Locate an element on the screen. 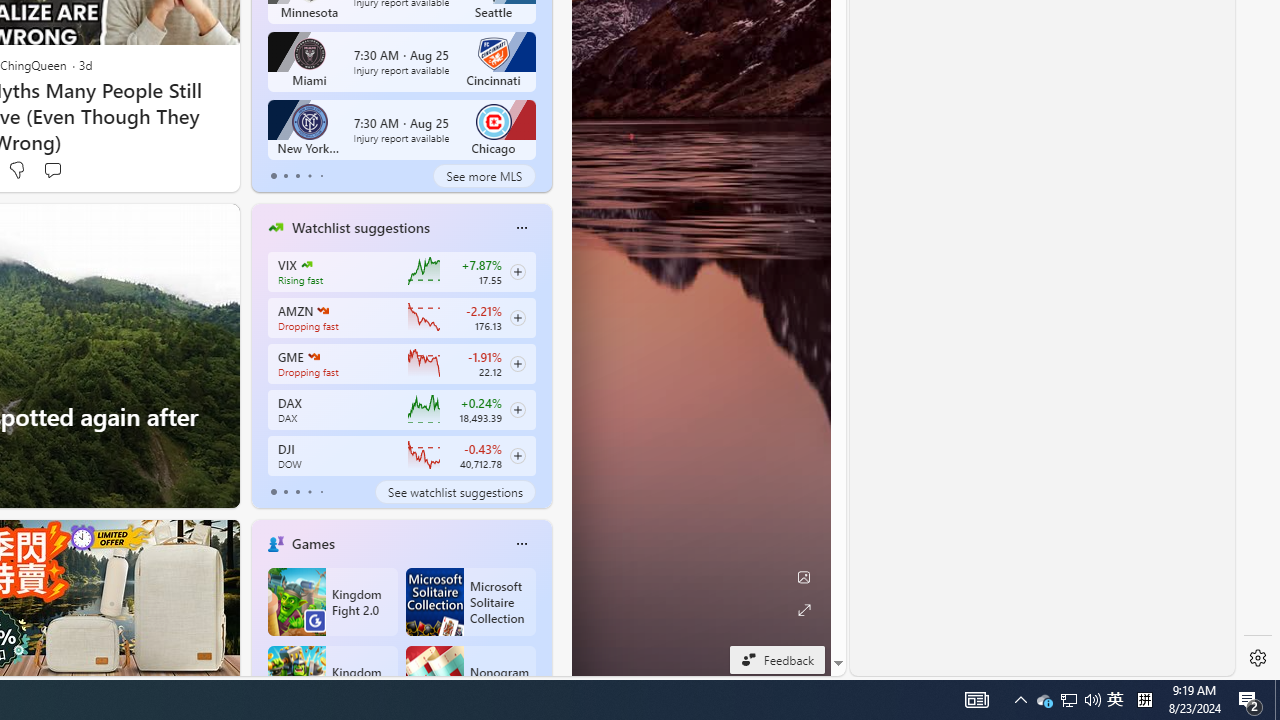 The image size is (1280, 720). 'Nonogram FRVR' is located at coordinates (469, 679).